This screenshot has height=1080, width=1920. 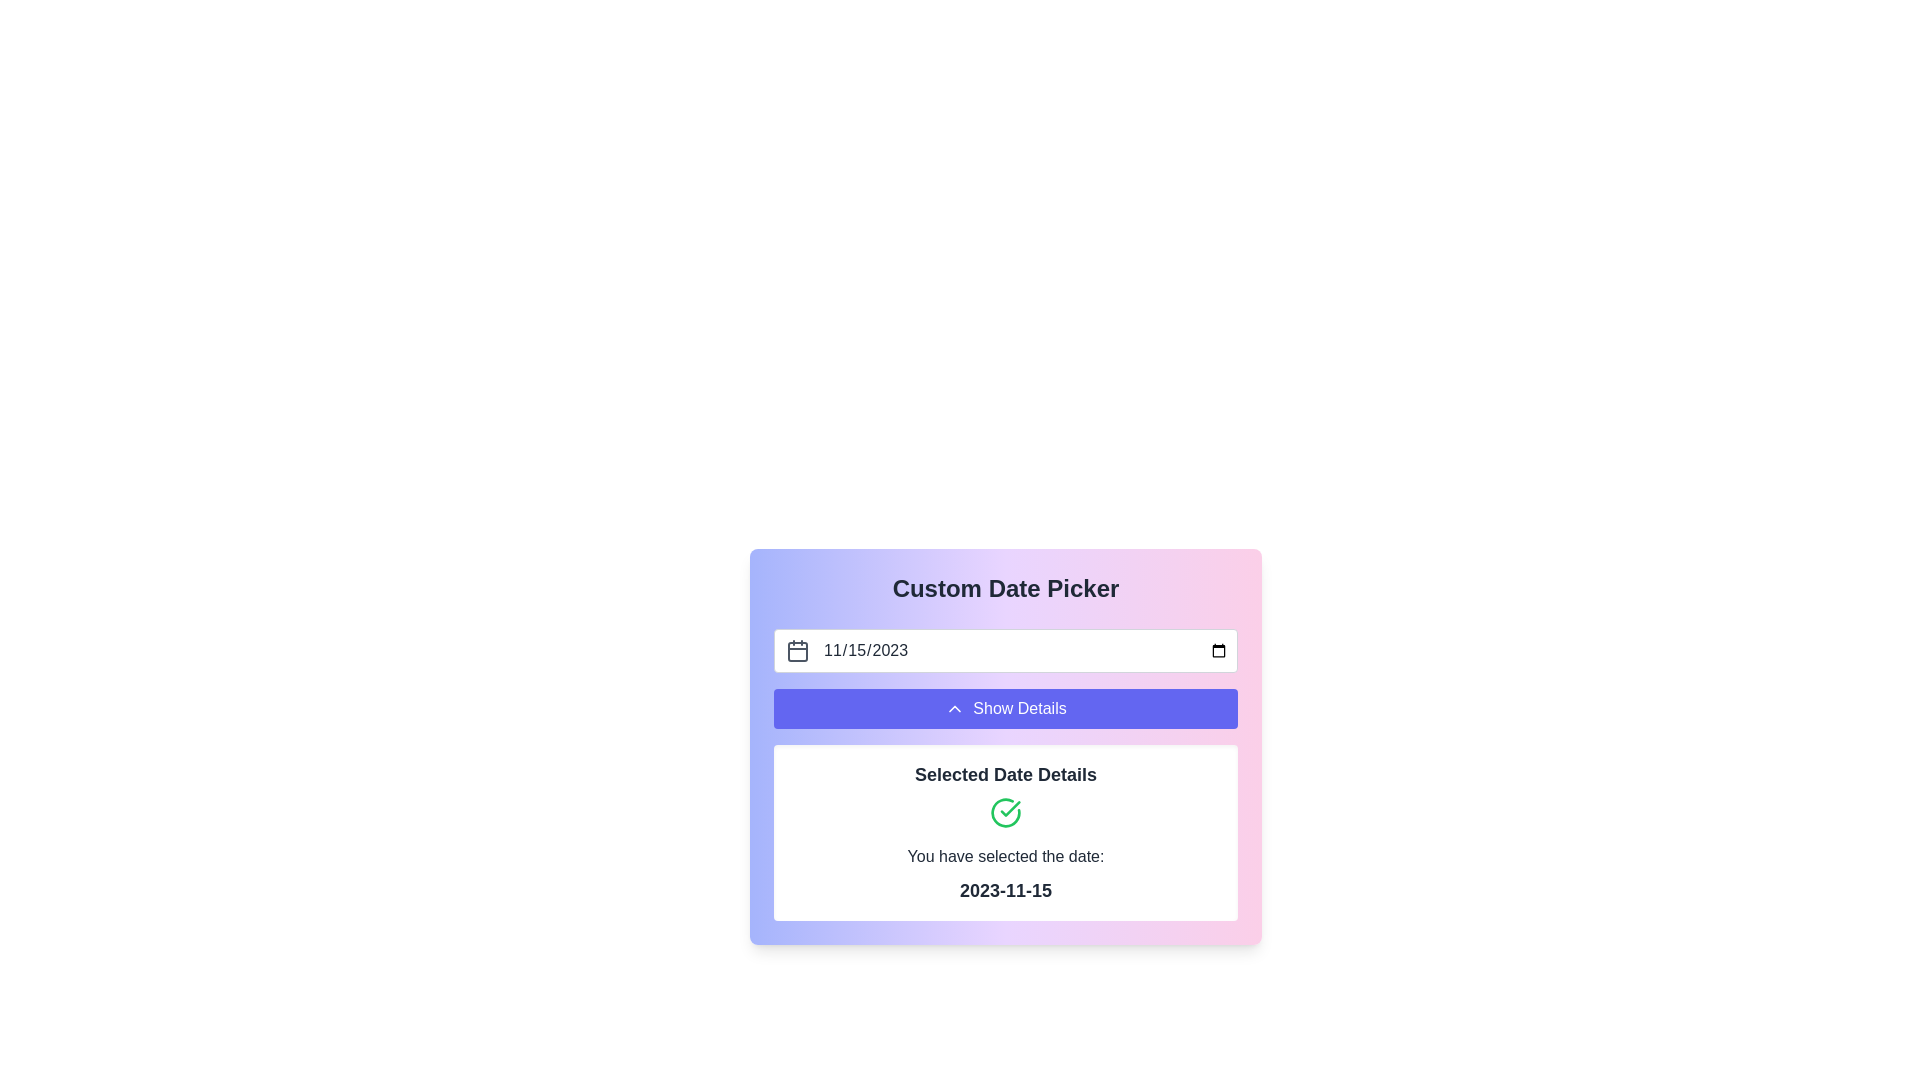 I want to click on the Date Picker Input Field, so click(x=1006, y=651).